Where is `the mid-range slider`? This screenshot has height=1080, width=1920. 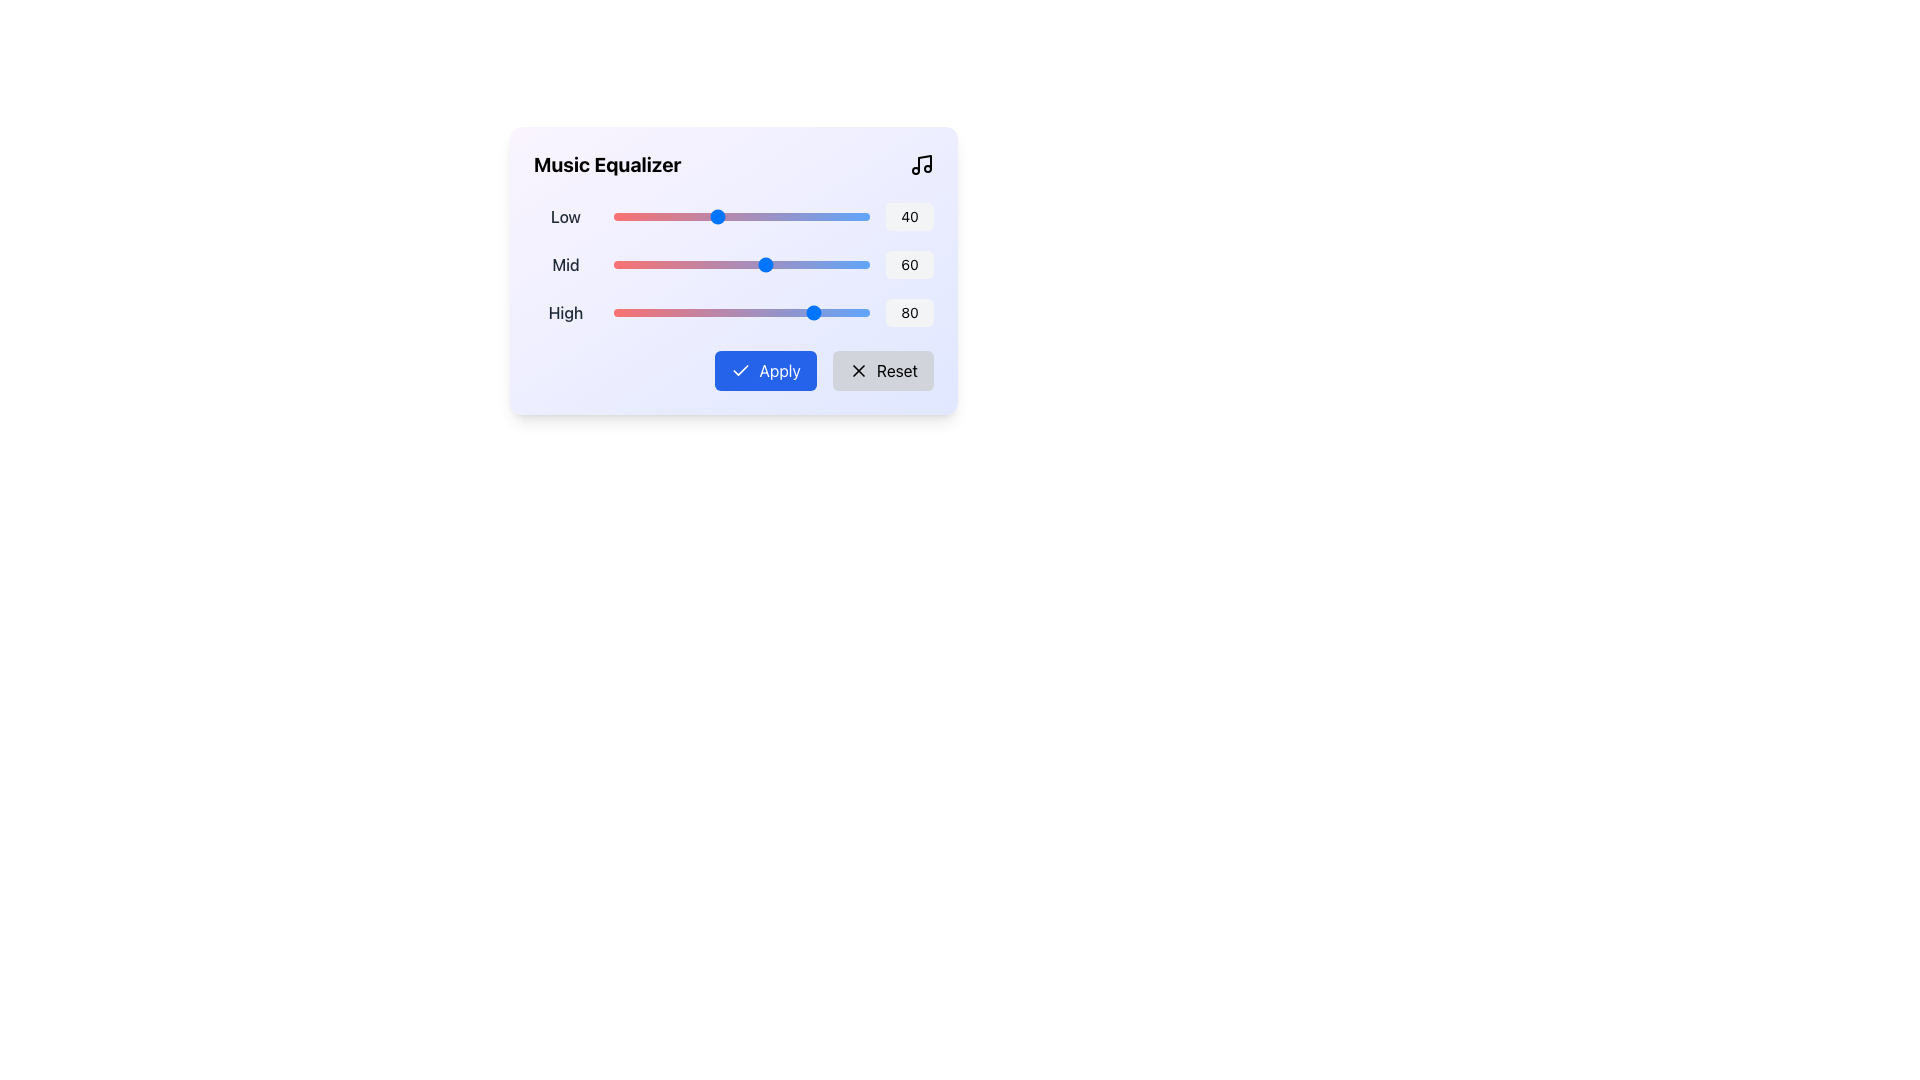 the mid-range slider is located at coordinates (680, 264).